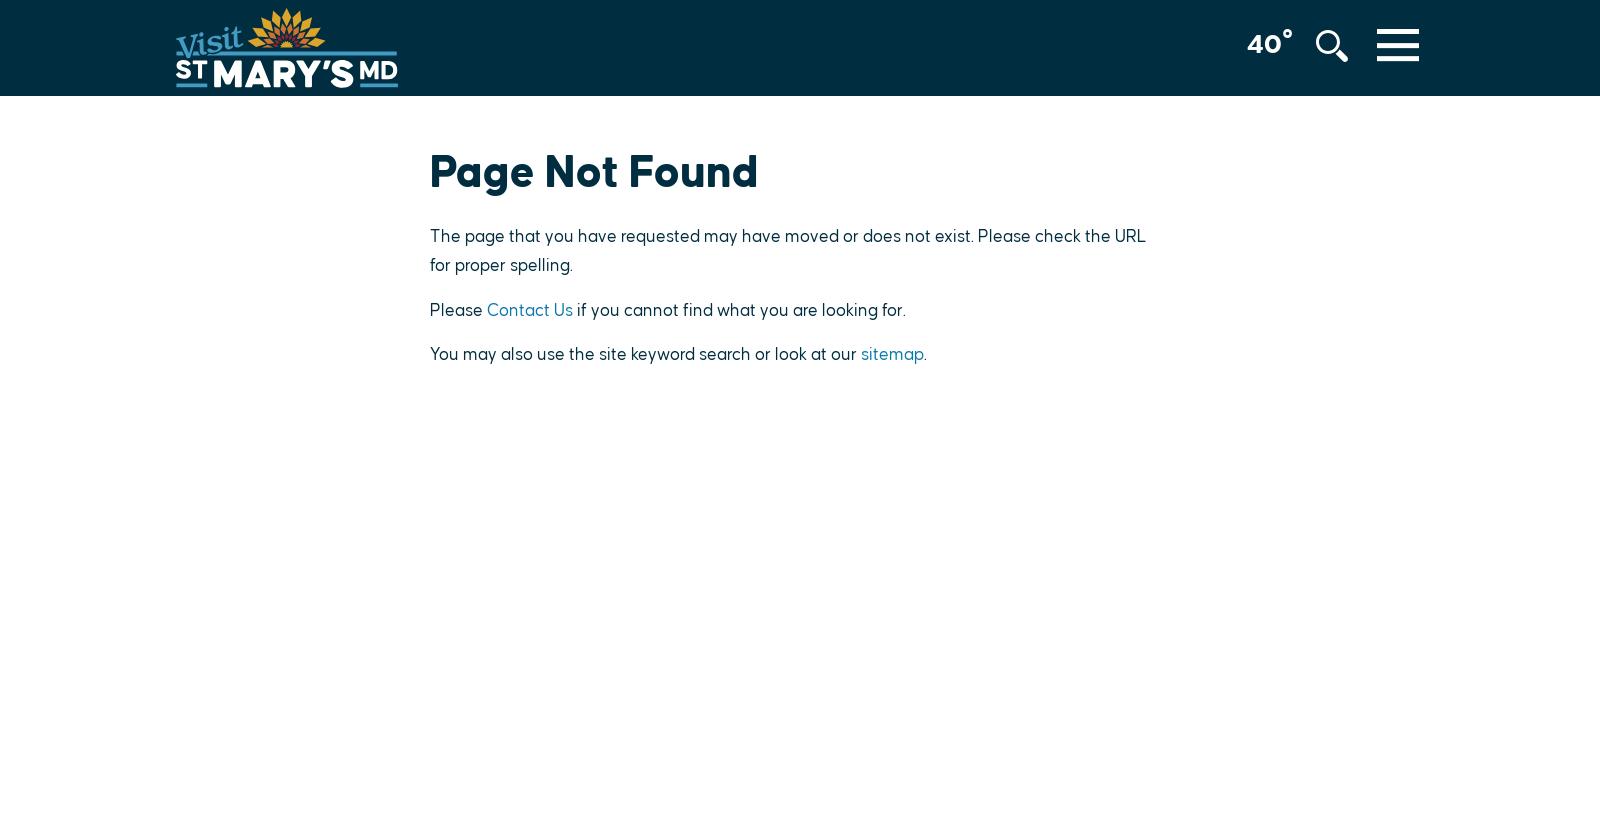 This screenshot has width=1600, height=822. Describe the element at coordinates (457, 309) in the screenshot. I see `'Please'` at that location.